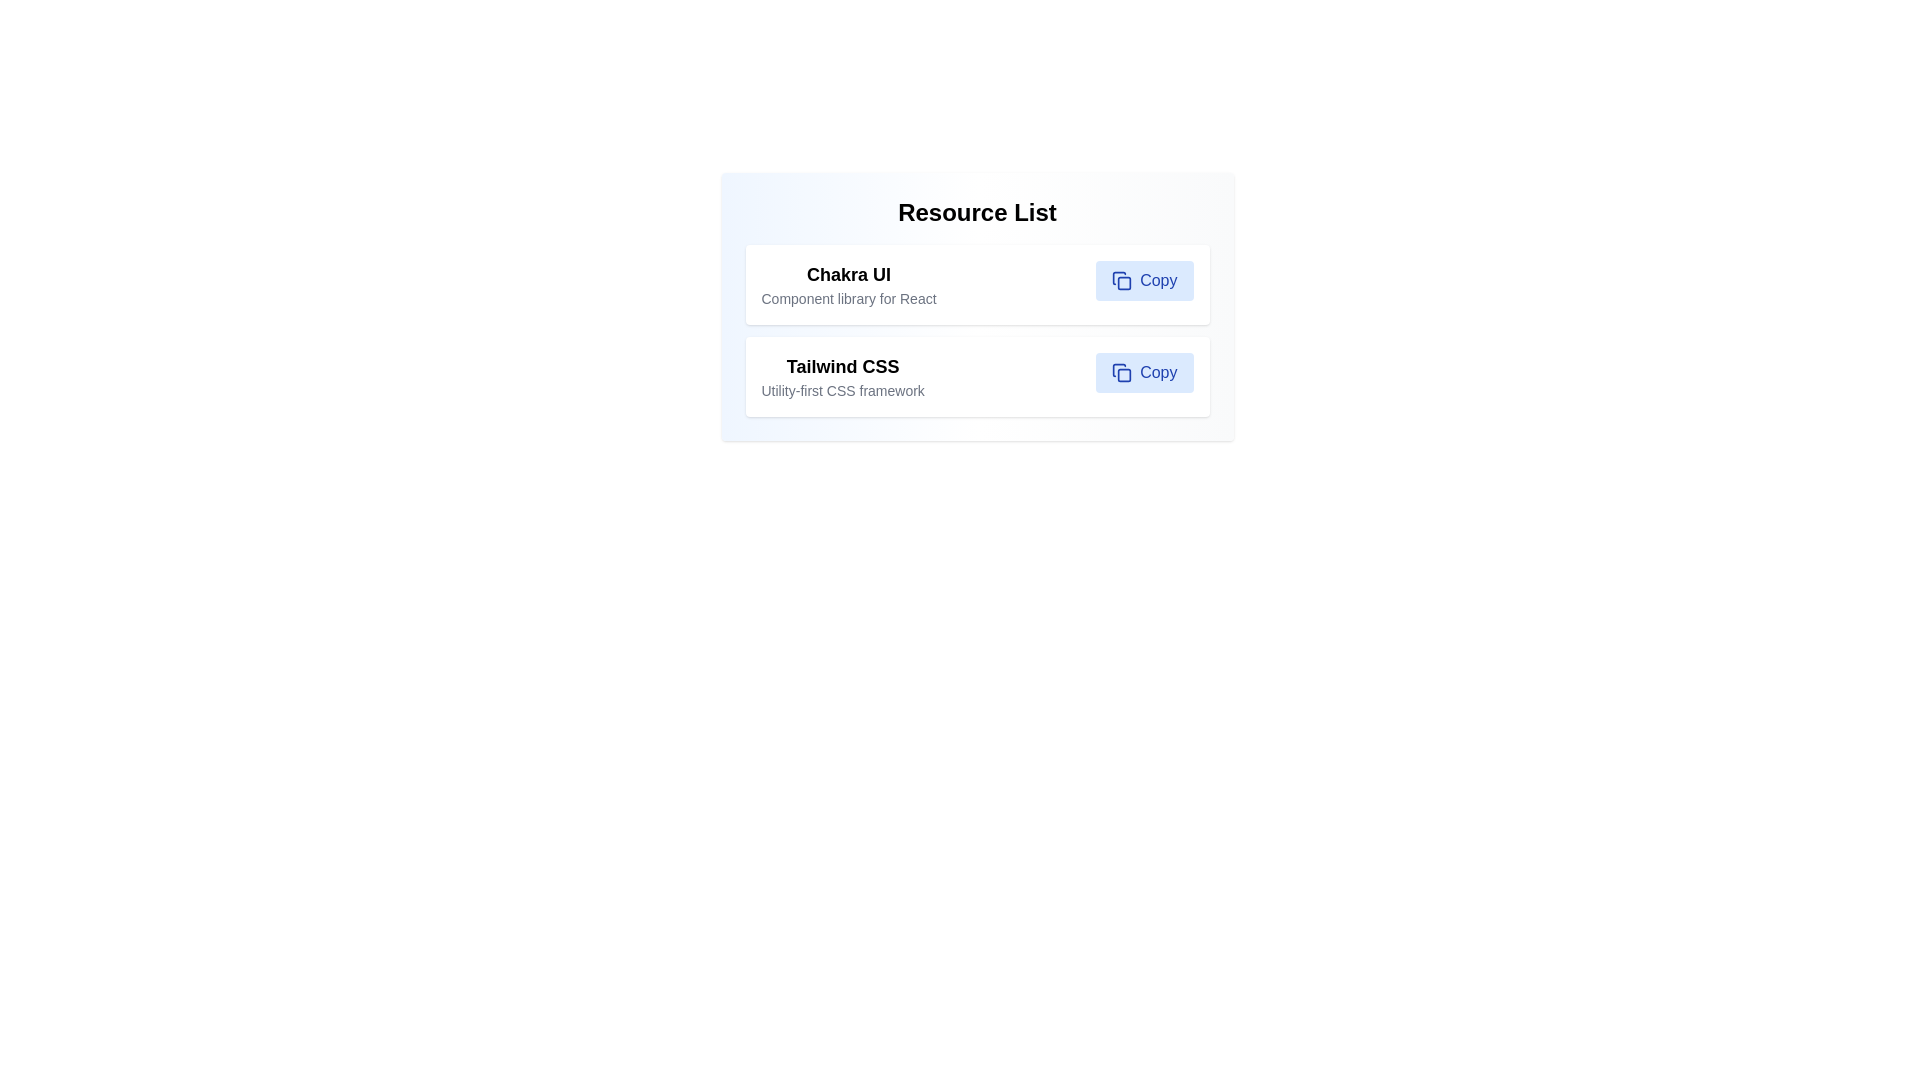 This screenshot has width=1920, height=1080. I want to click on the copy button located in the card under the 'Tailwind CSS' heading, so click(1144, 373).